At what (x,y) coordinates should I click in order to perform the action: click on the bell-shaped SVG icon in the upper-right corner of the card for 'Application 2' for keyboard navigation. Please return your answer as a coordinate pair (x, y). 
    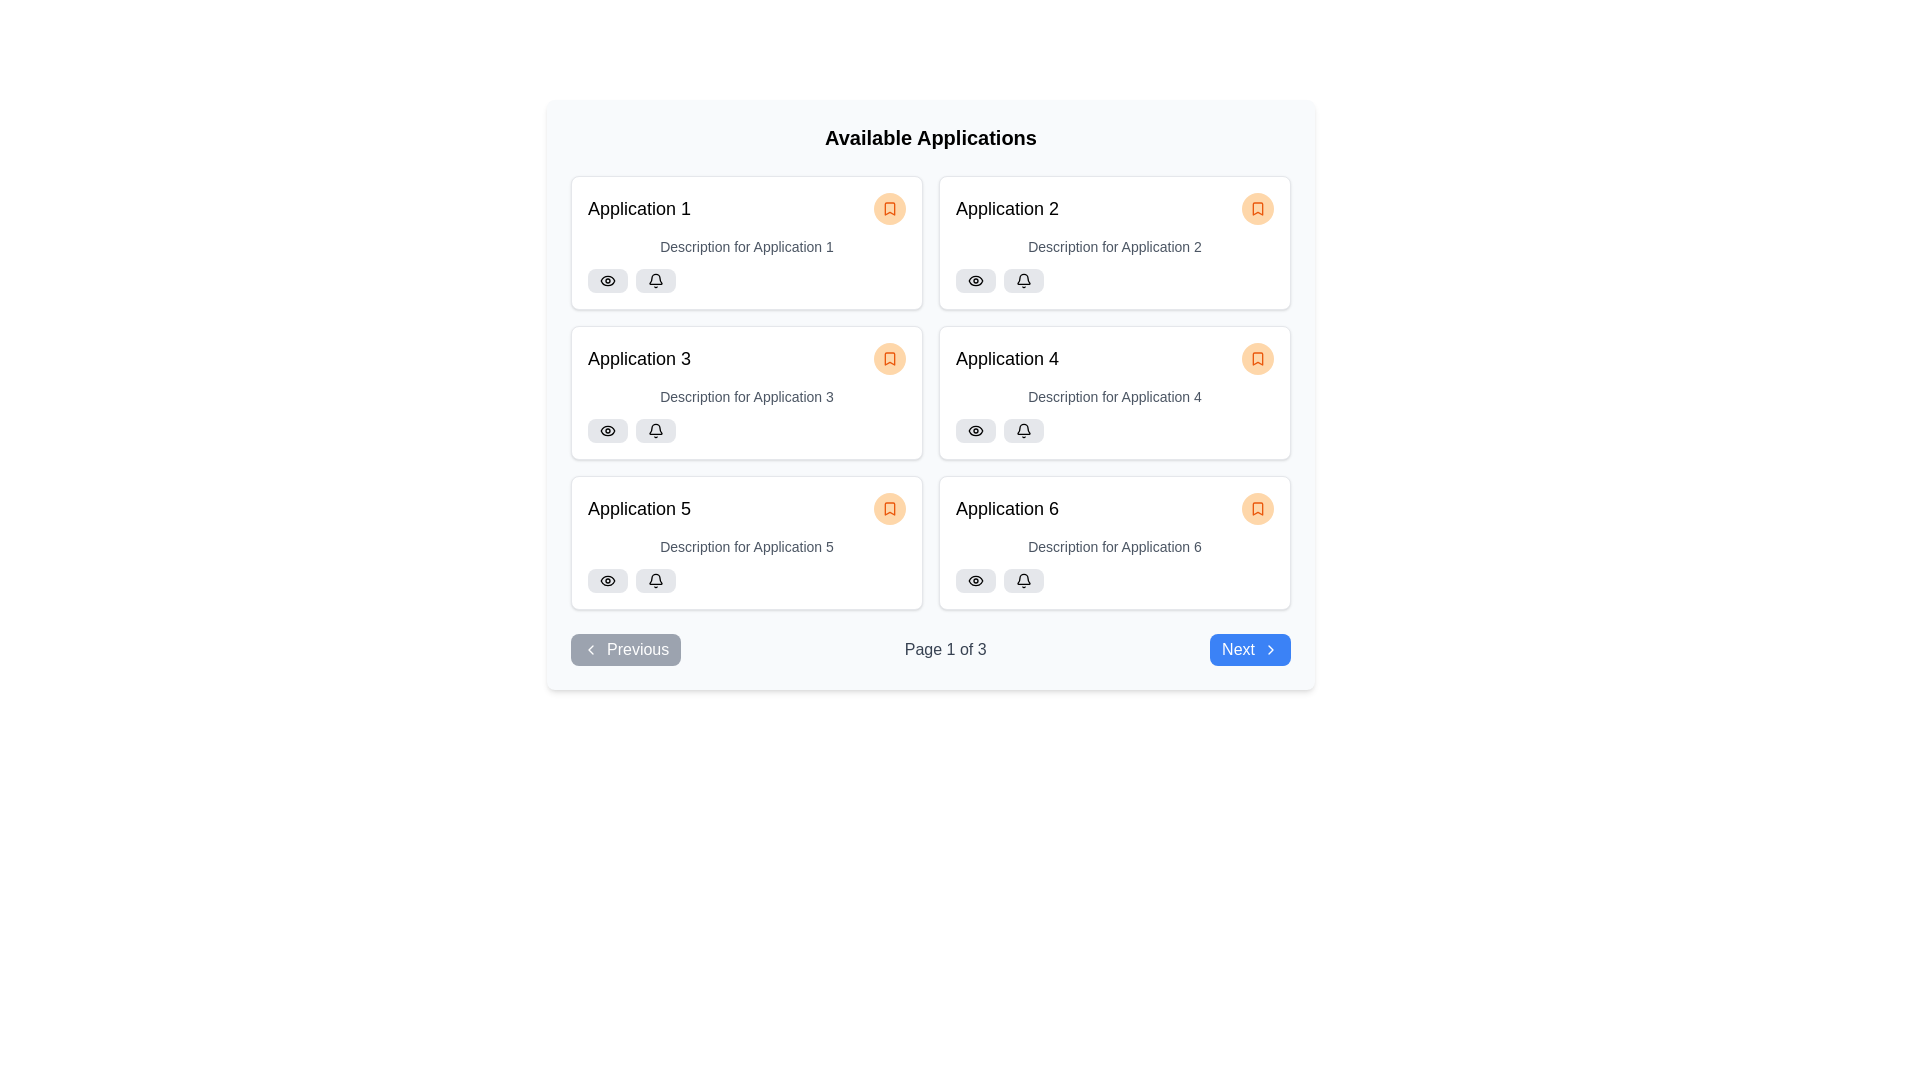
    Looking at the image, I should click on (1023, 281).